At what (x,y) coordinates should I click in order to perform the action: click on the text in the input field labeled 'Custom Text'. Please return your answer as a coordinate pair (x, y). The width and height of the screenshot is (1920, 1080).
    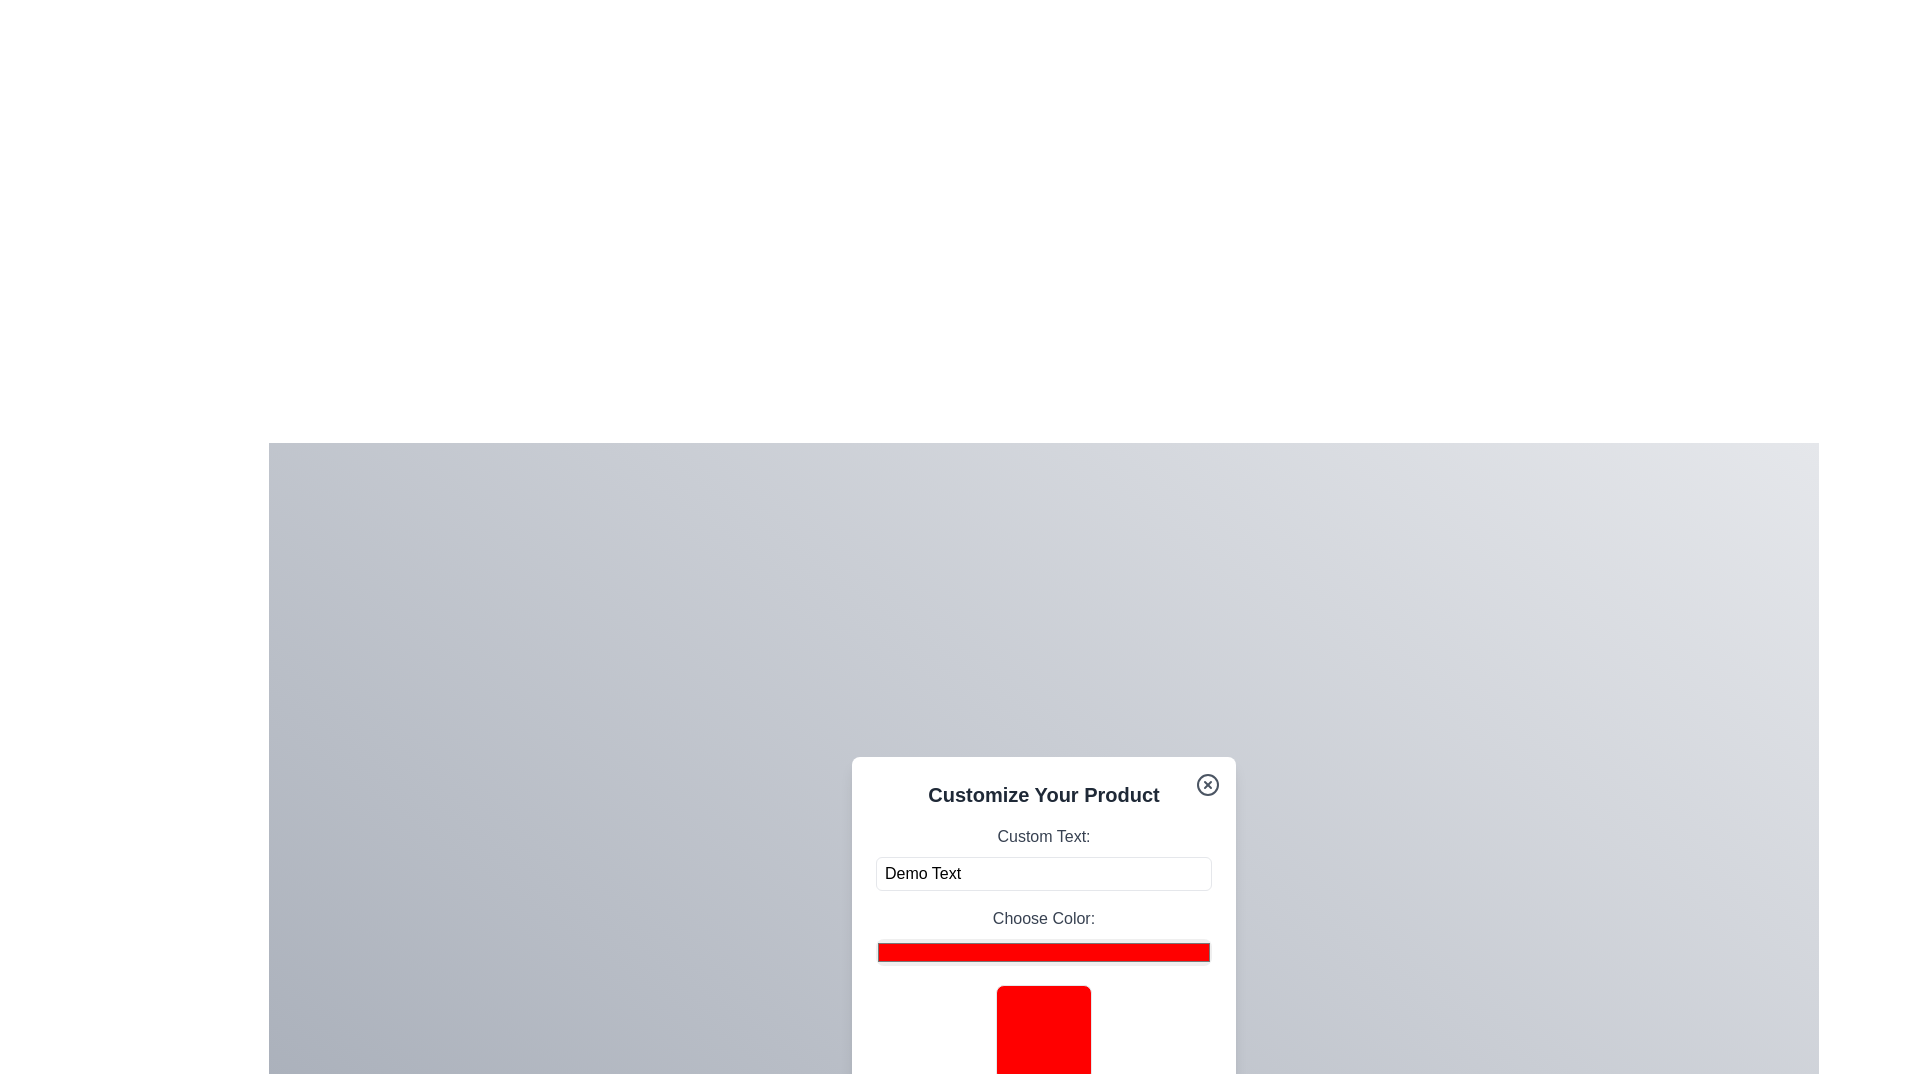
    Looking at the image, I should click on (1042, 873).